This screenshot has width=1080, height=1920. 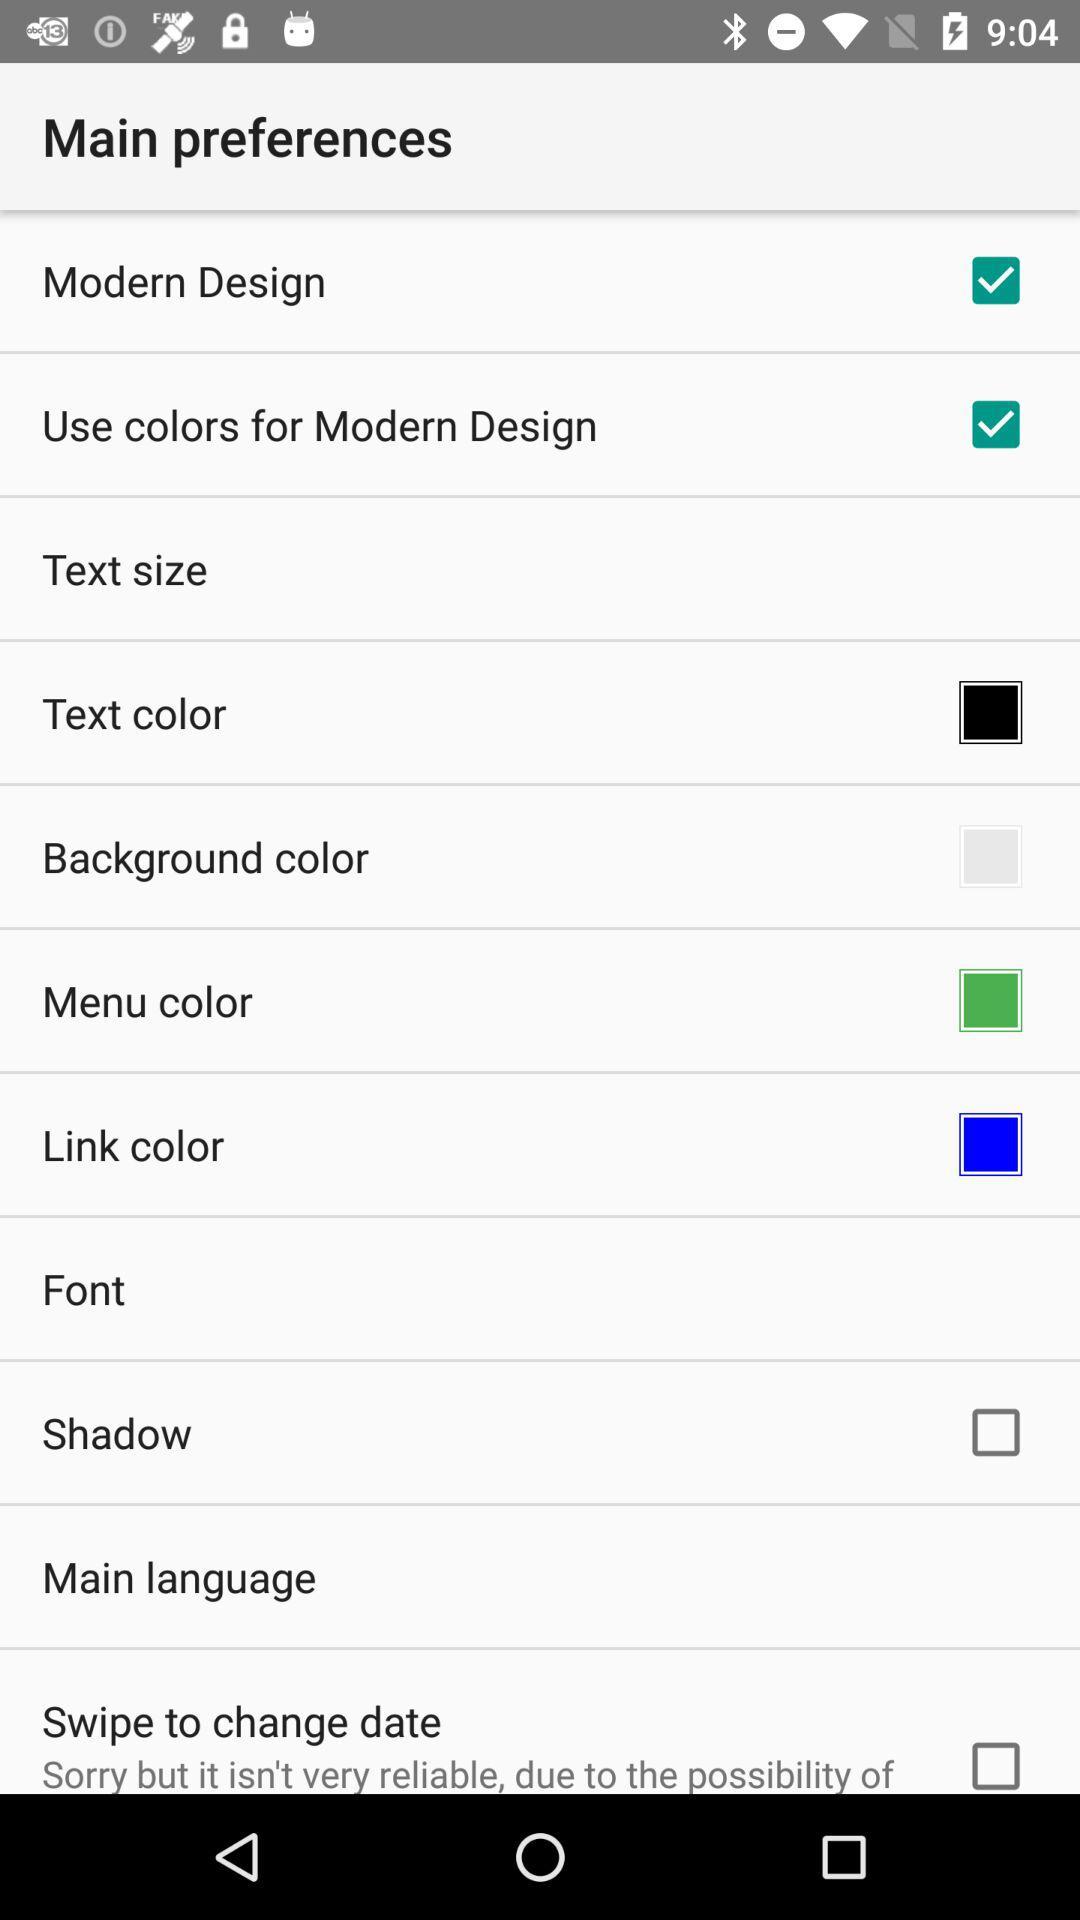 What do you see at coordinates (240, 1719) in the screenshot?
I see `icon above sorry but it` at bounding box center [240, 1719].